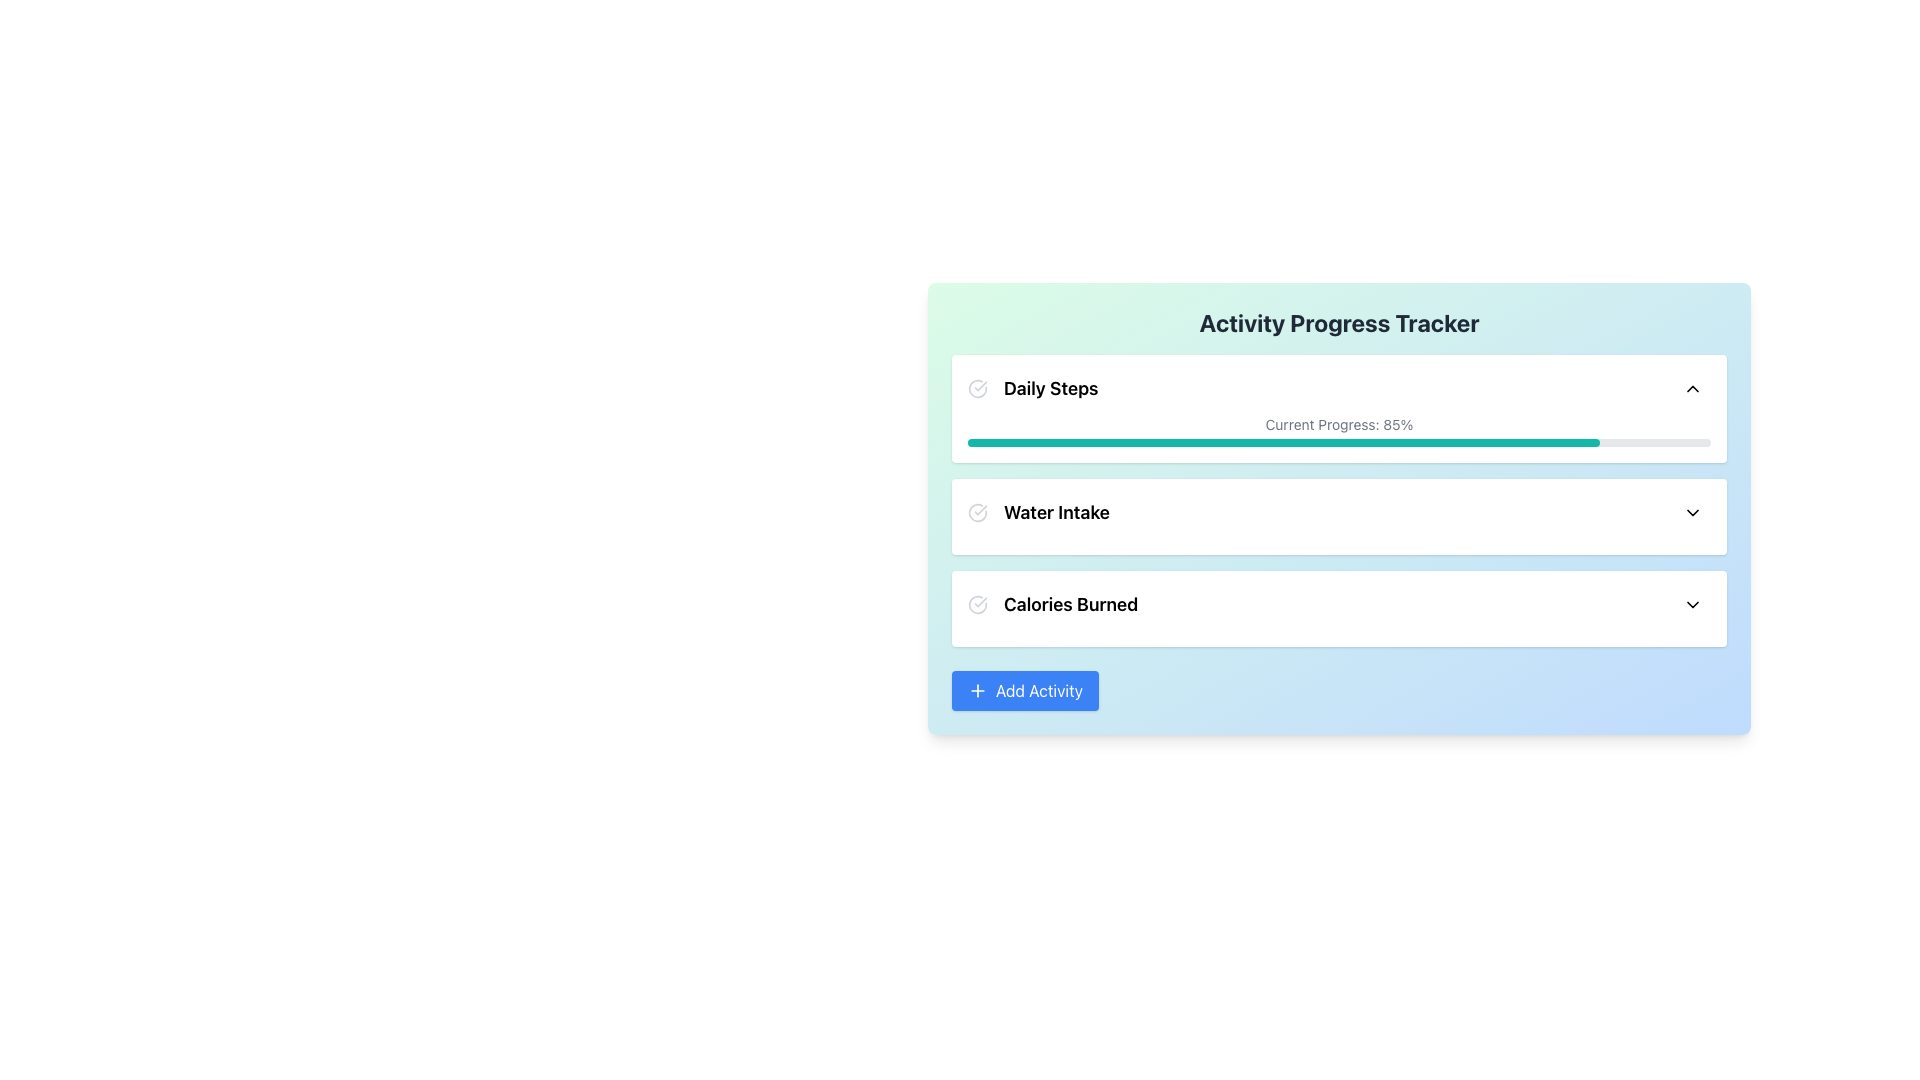 This screenshot has height=1080, width=1920. I want to click on the progress bar indicating 85% completion for the 'Daily Steps' activity, located below the 'Current Progress: 85%' text, so click(1339, 442).